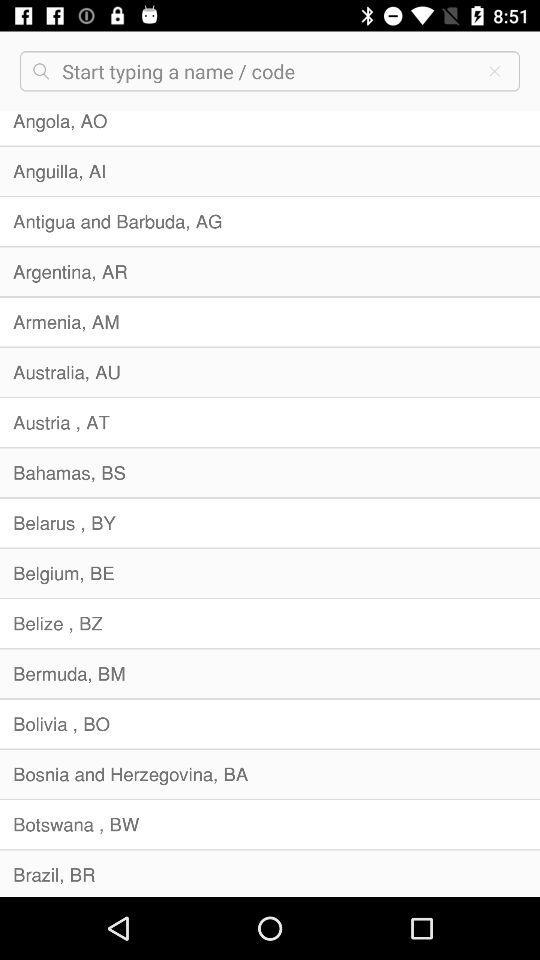 The height and width of the screenshot is (960, 540). I want to click on the search bar at the top of the page, so click(266, 71).